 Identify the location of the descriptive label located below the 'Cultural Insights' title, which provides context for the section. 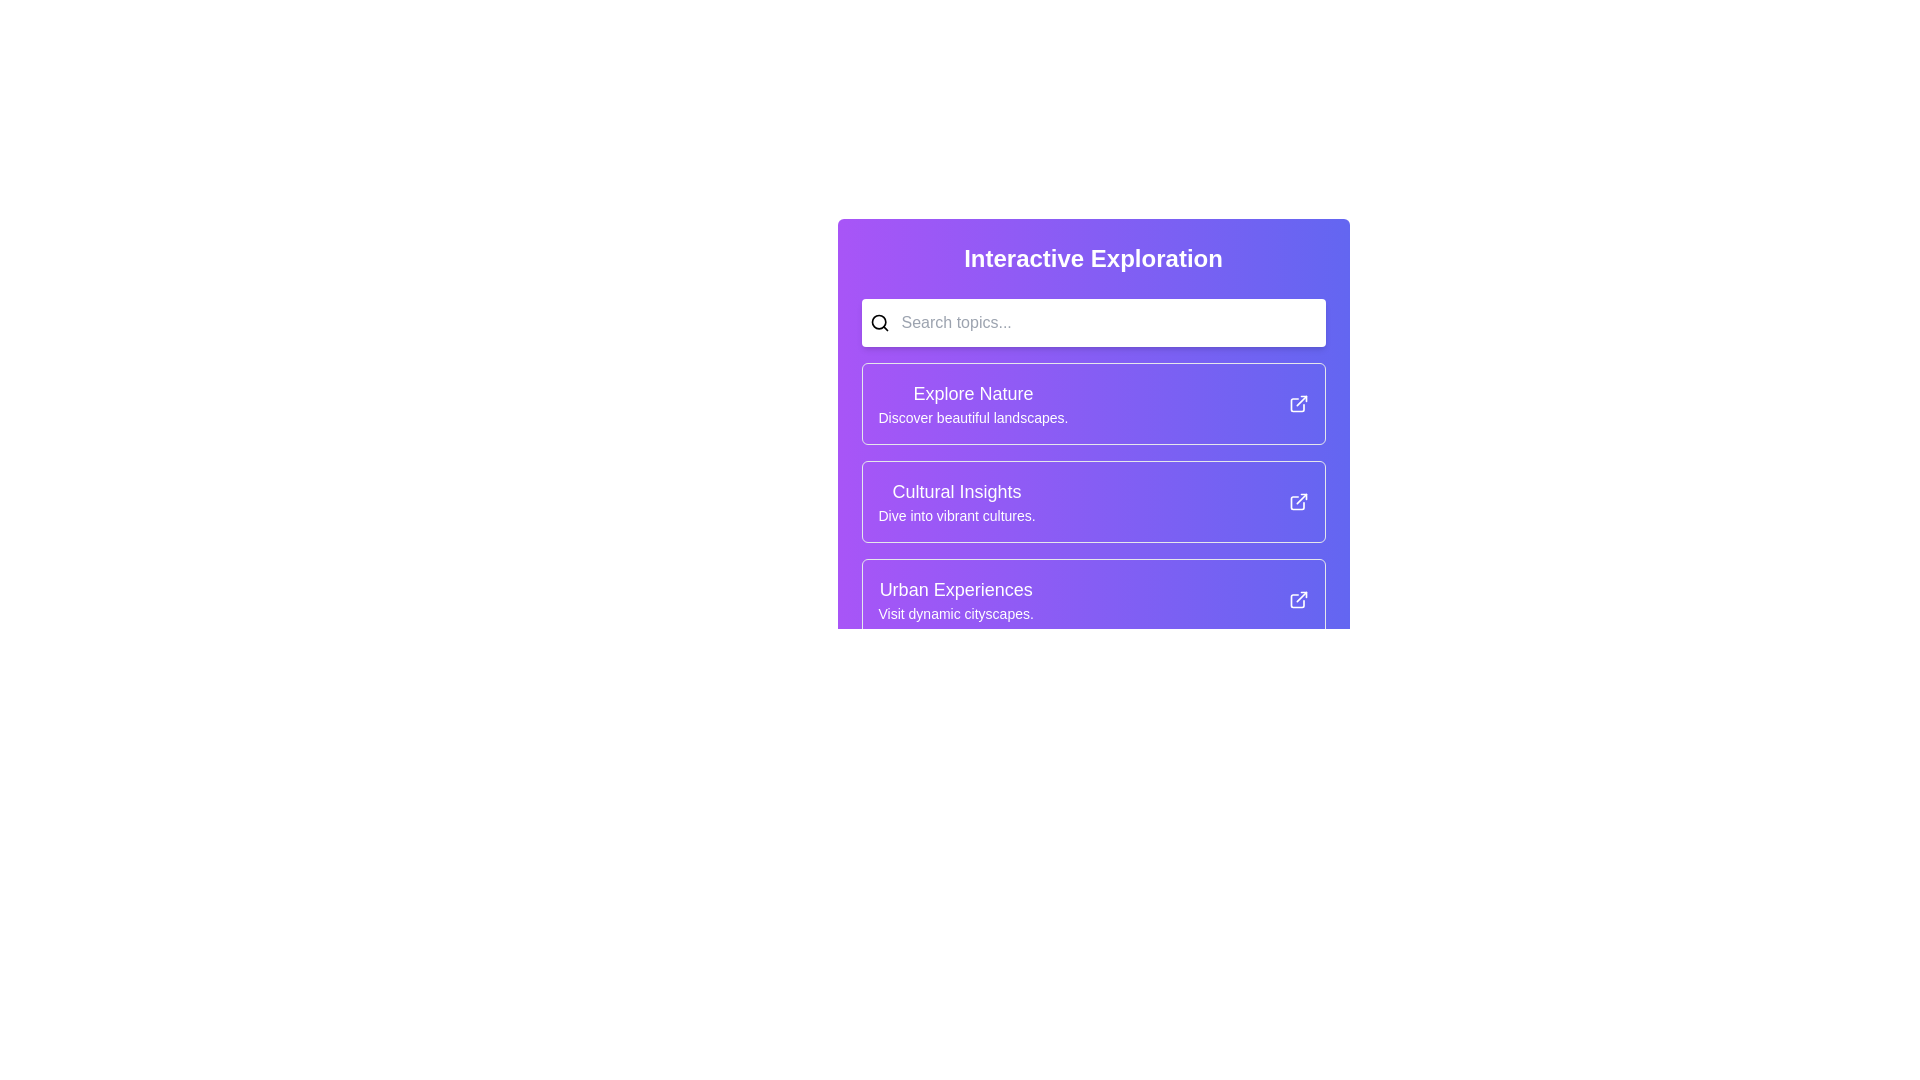
(956, 515).